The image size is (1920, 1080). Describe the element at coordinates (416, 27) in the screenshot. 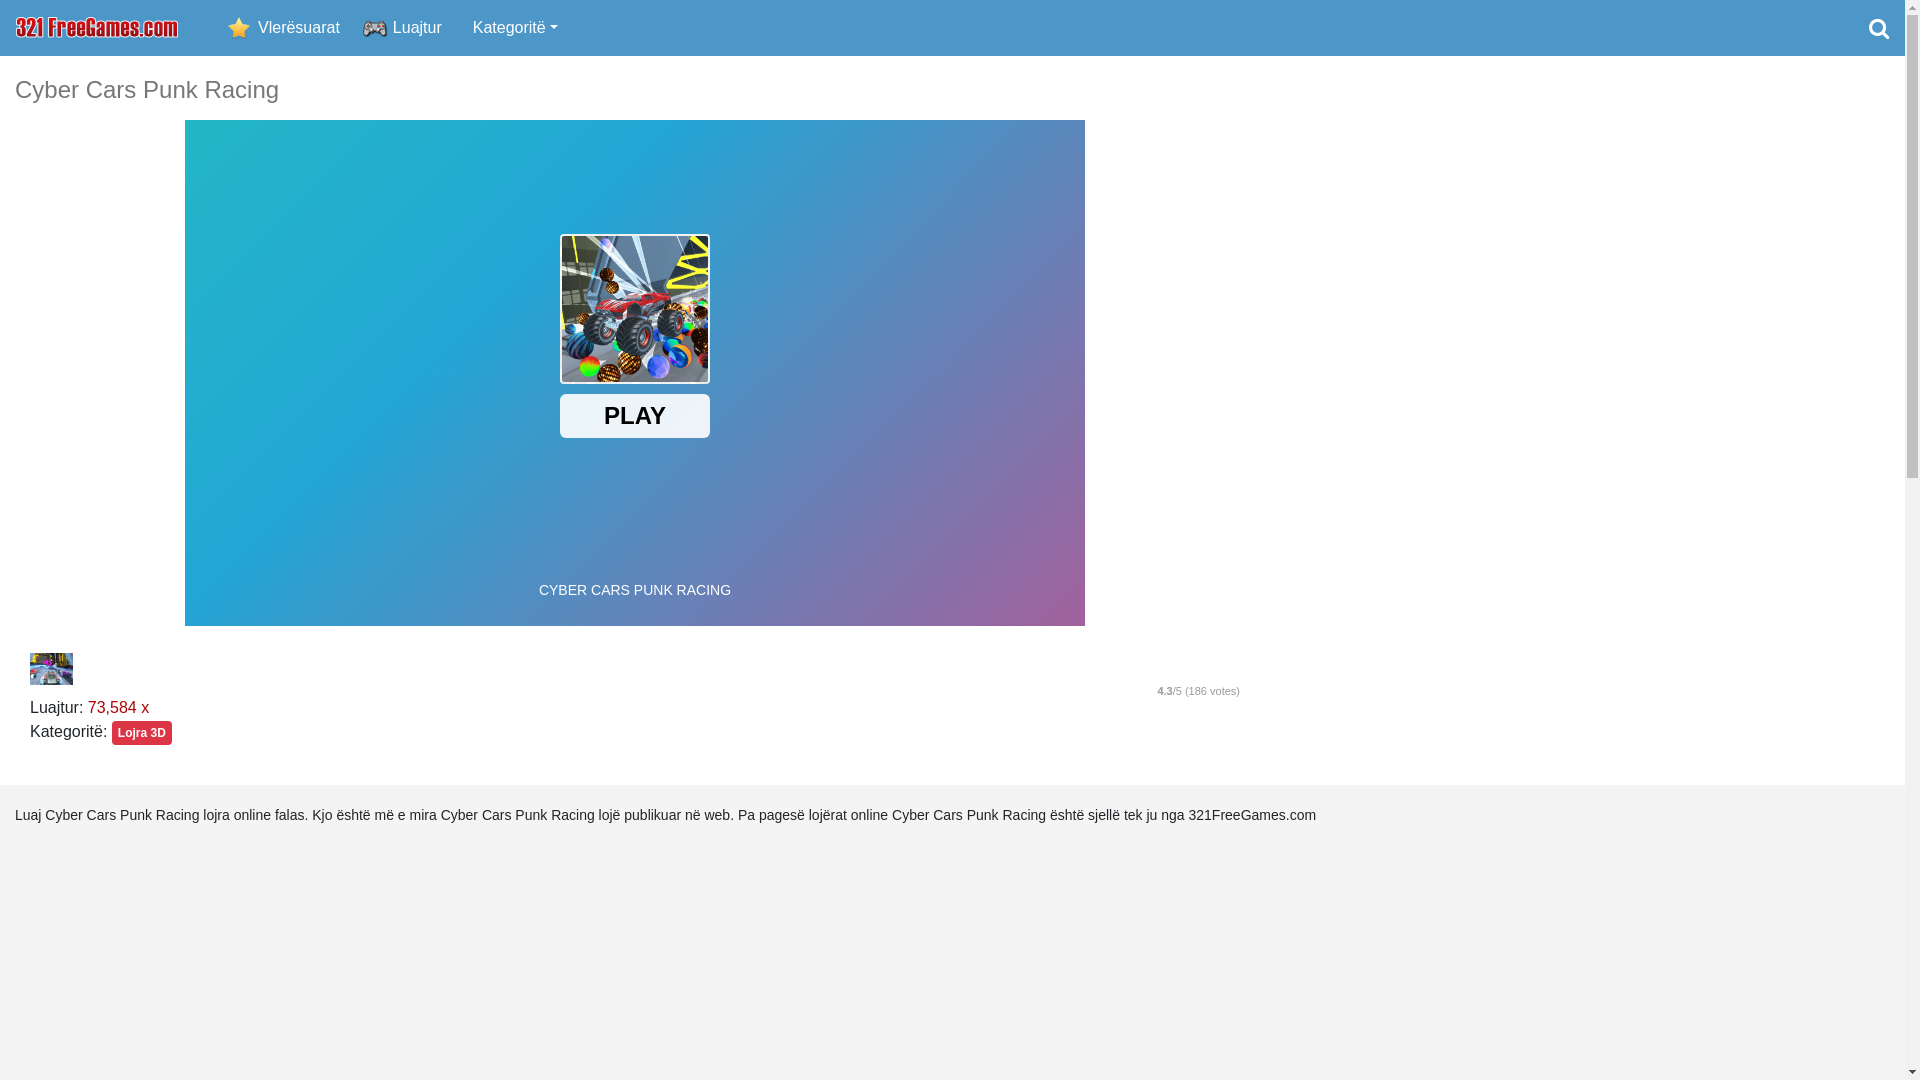

I see `'Luajtur'` at that location.